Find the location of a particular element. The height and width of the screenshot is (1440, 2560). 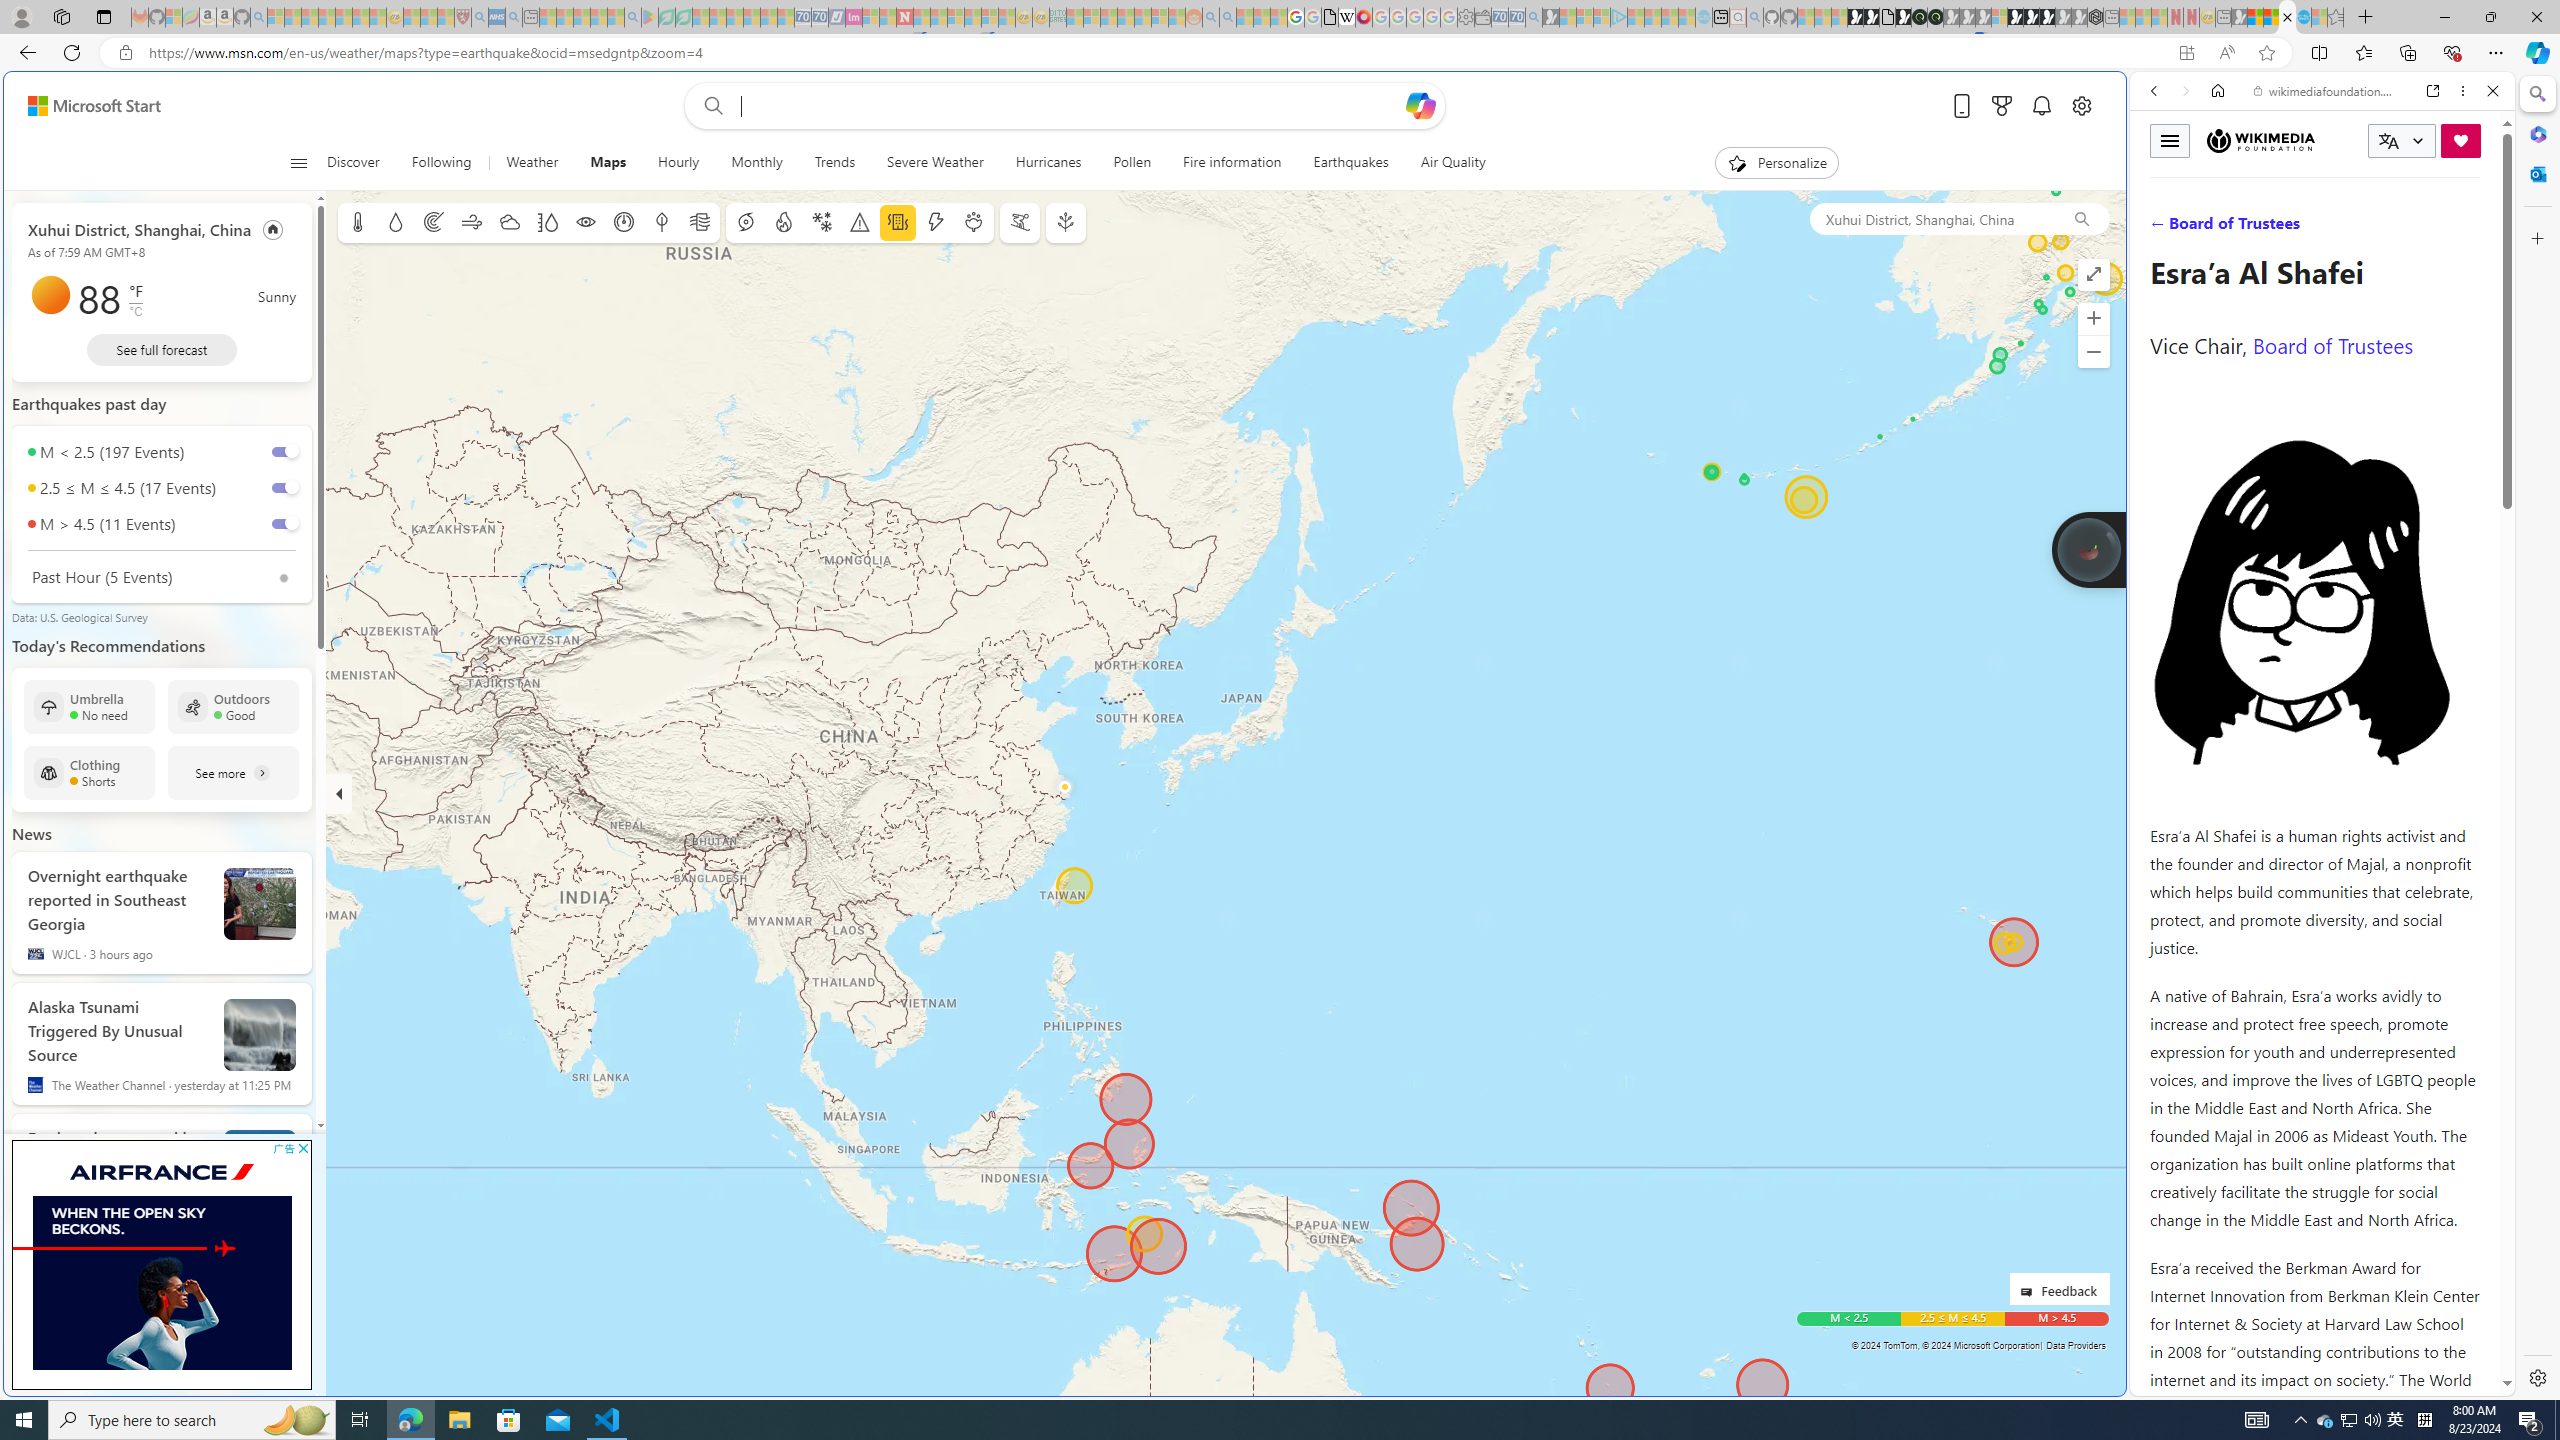

'DITOGAMES AG Imprint - Sleeping' is located at coordinates (1057, 16).